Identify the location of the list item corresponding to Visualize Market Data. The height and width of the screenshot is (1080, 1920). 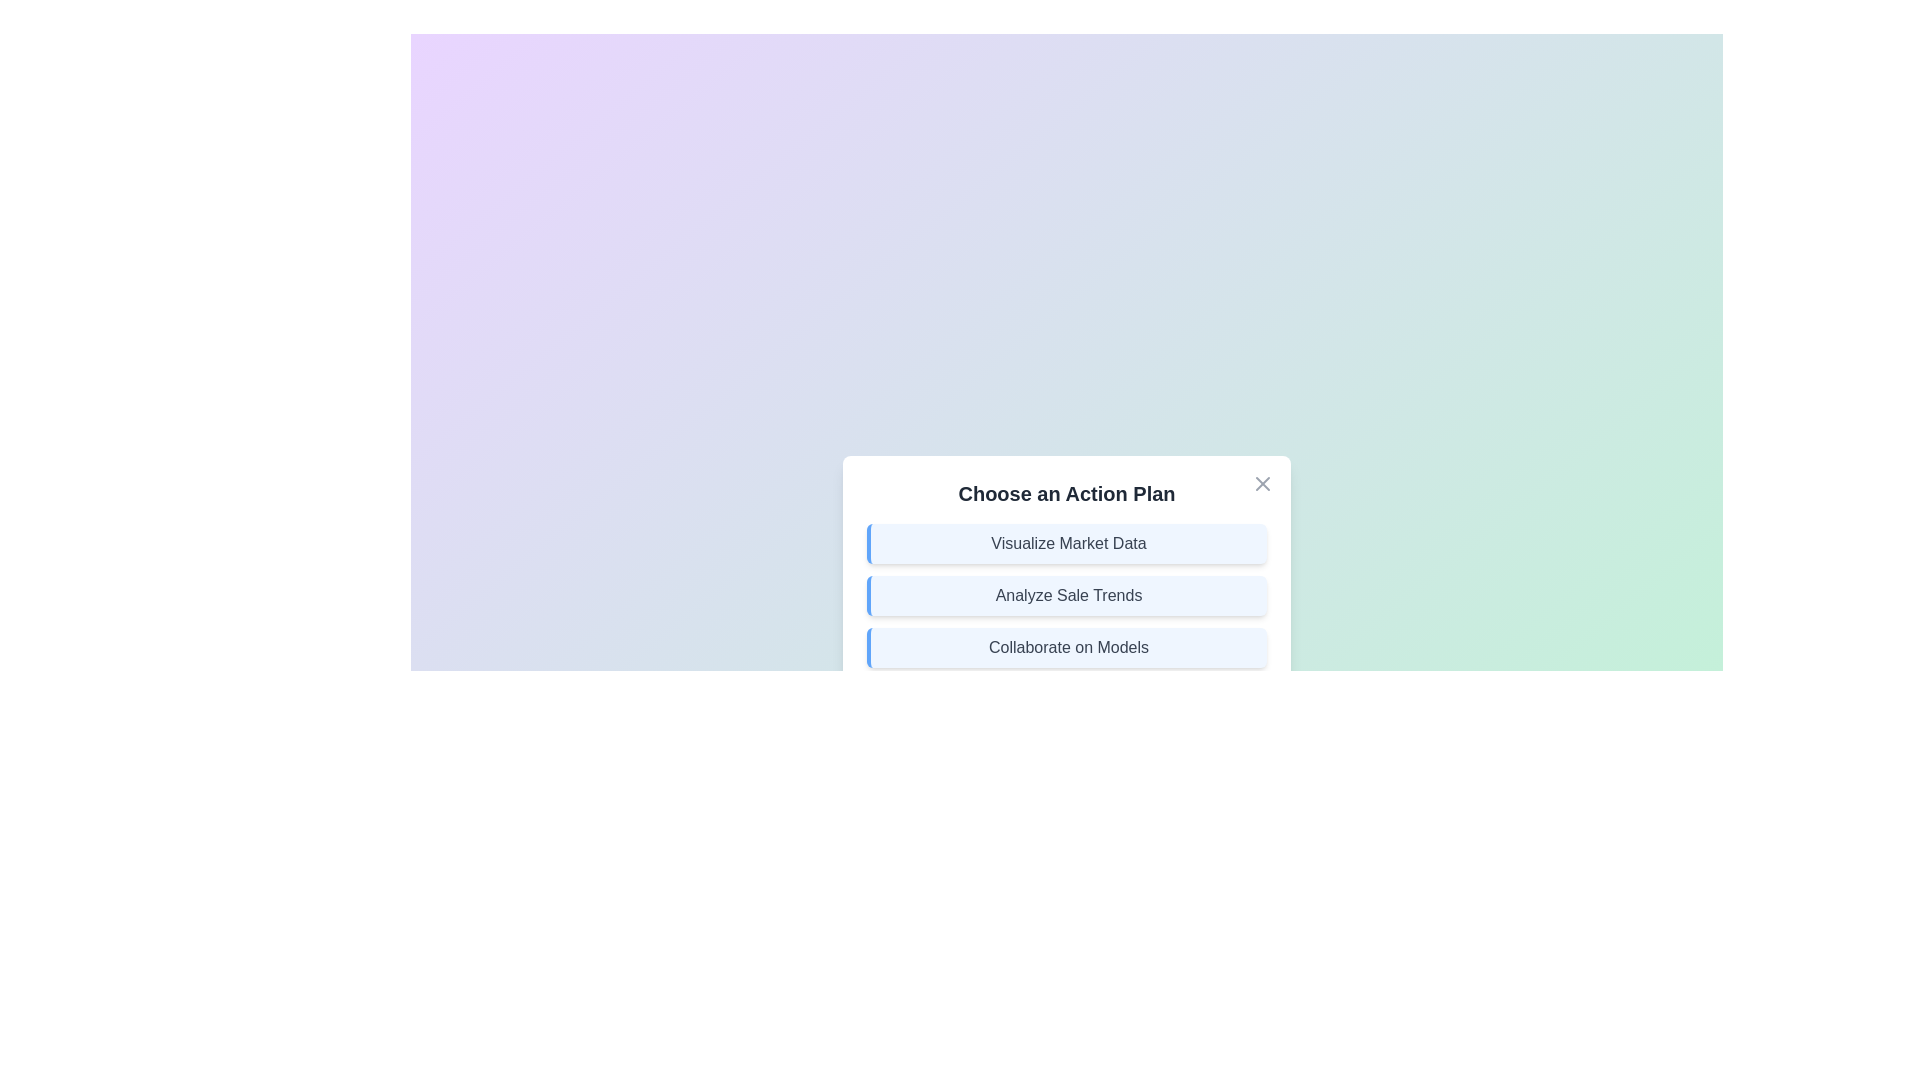
(1065, 543).